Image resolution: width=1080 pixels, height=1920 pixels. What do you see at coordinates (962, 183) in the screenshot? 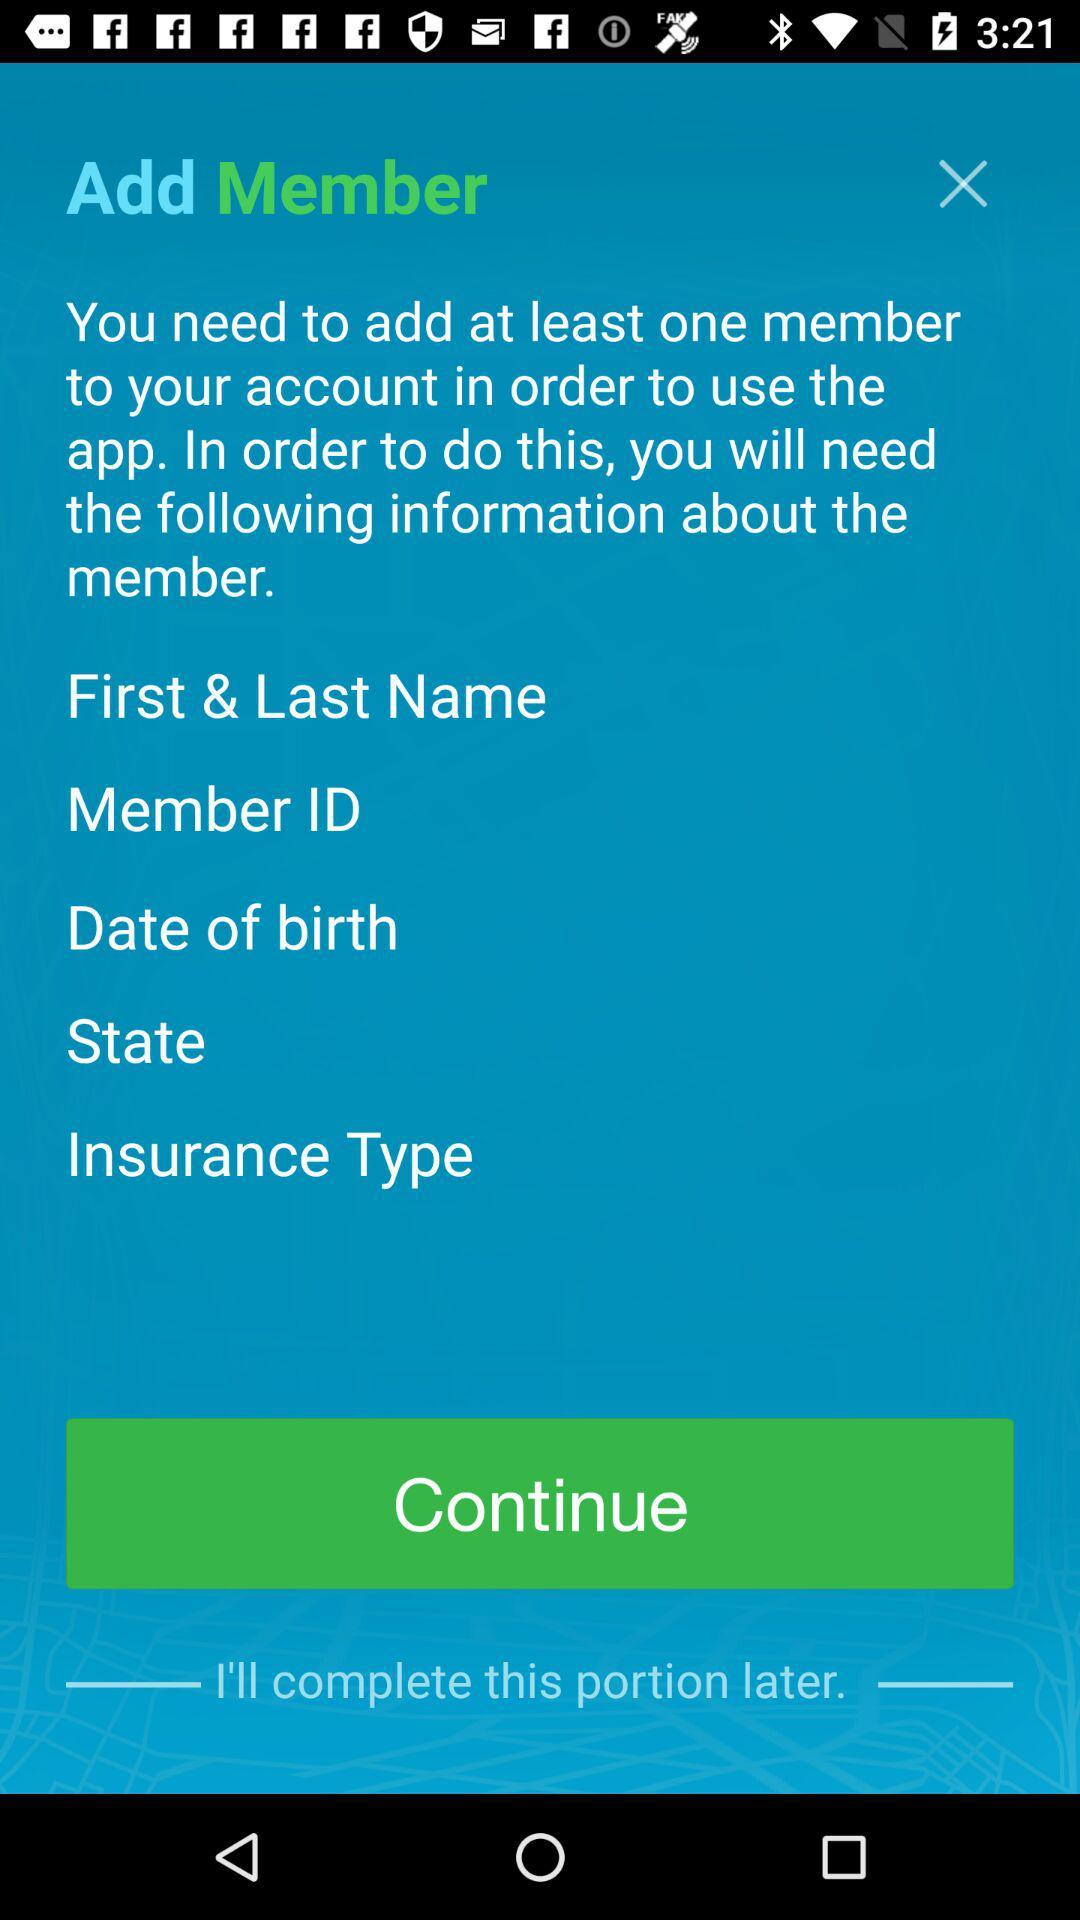
I see `the close icon` at bounding box center [962, 183].